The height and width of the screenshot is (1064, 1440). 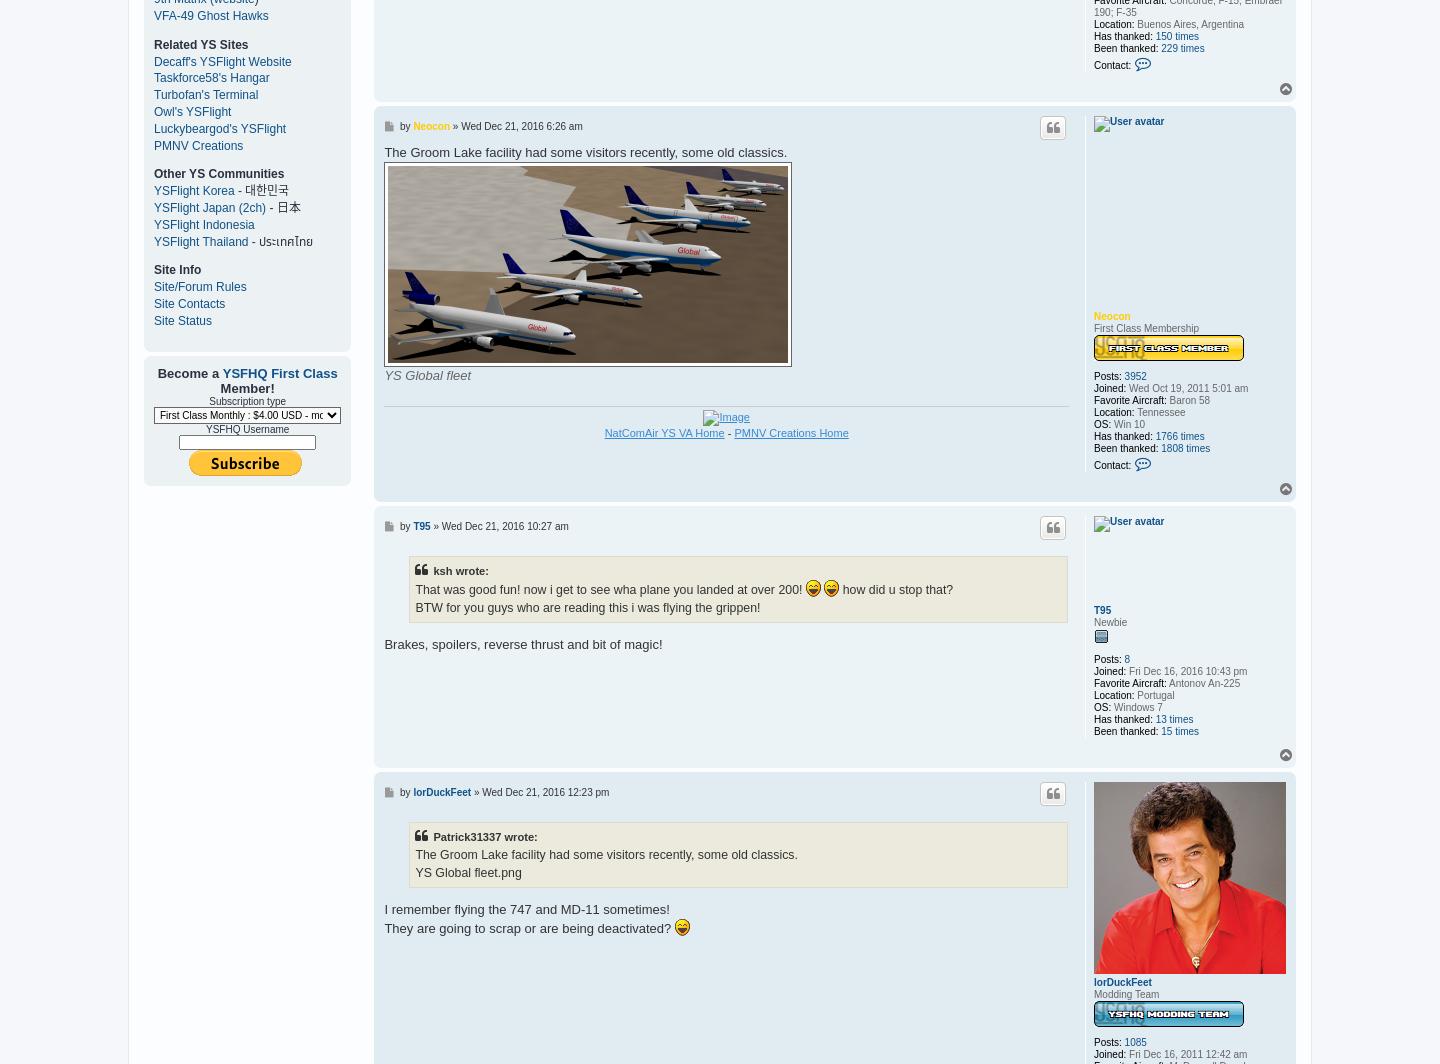 I want to click on 'Site Info', so click(x=176, y=270).